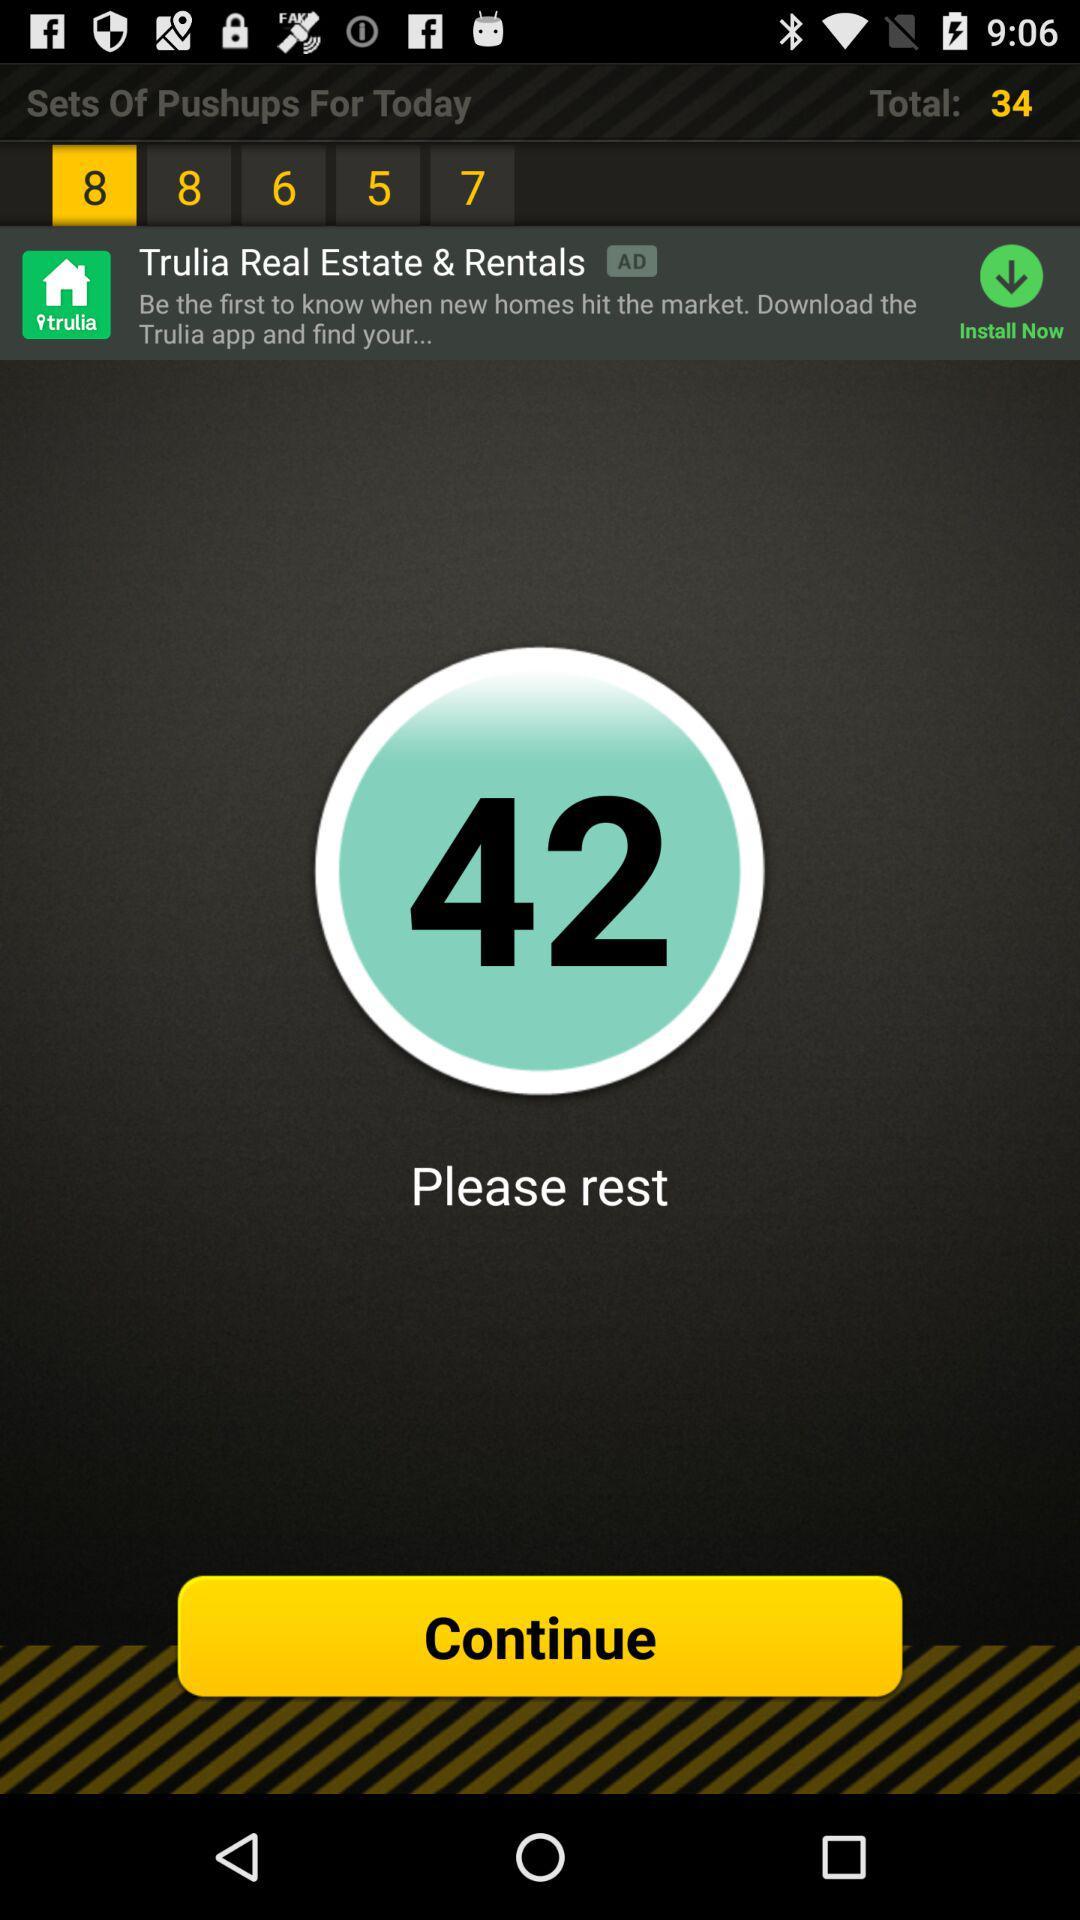 The image size is (1080, 1920). Describe the element at coordinates (1019, 293) in the screenshot. I see `install now icon` at that location.